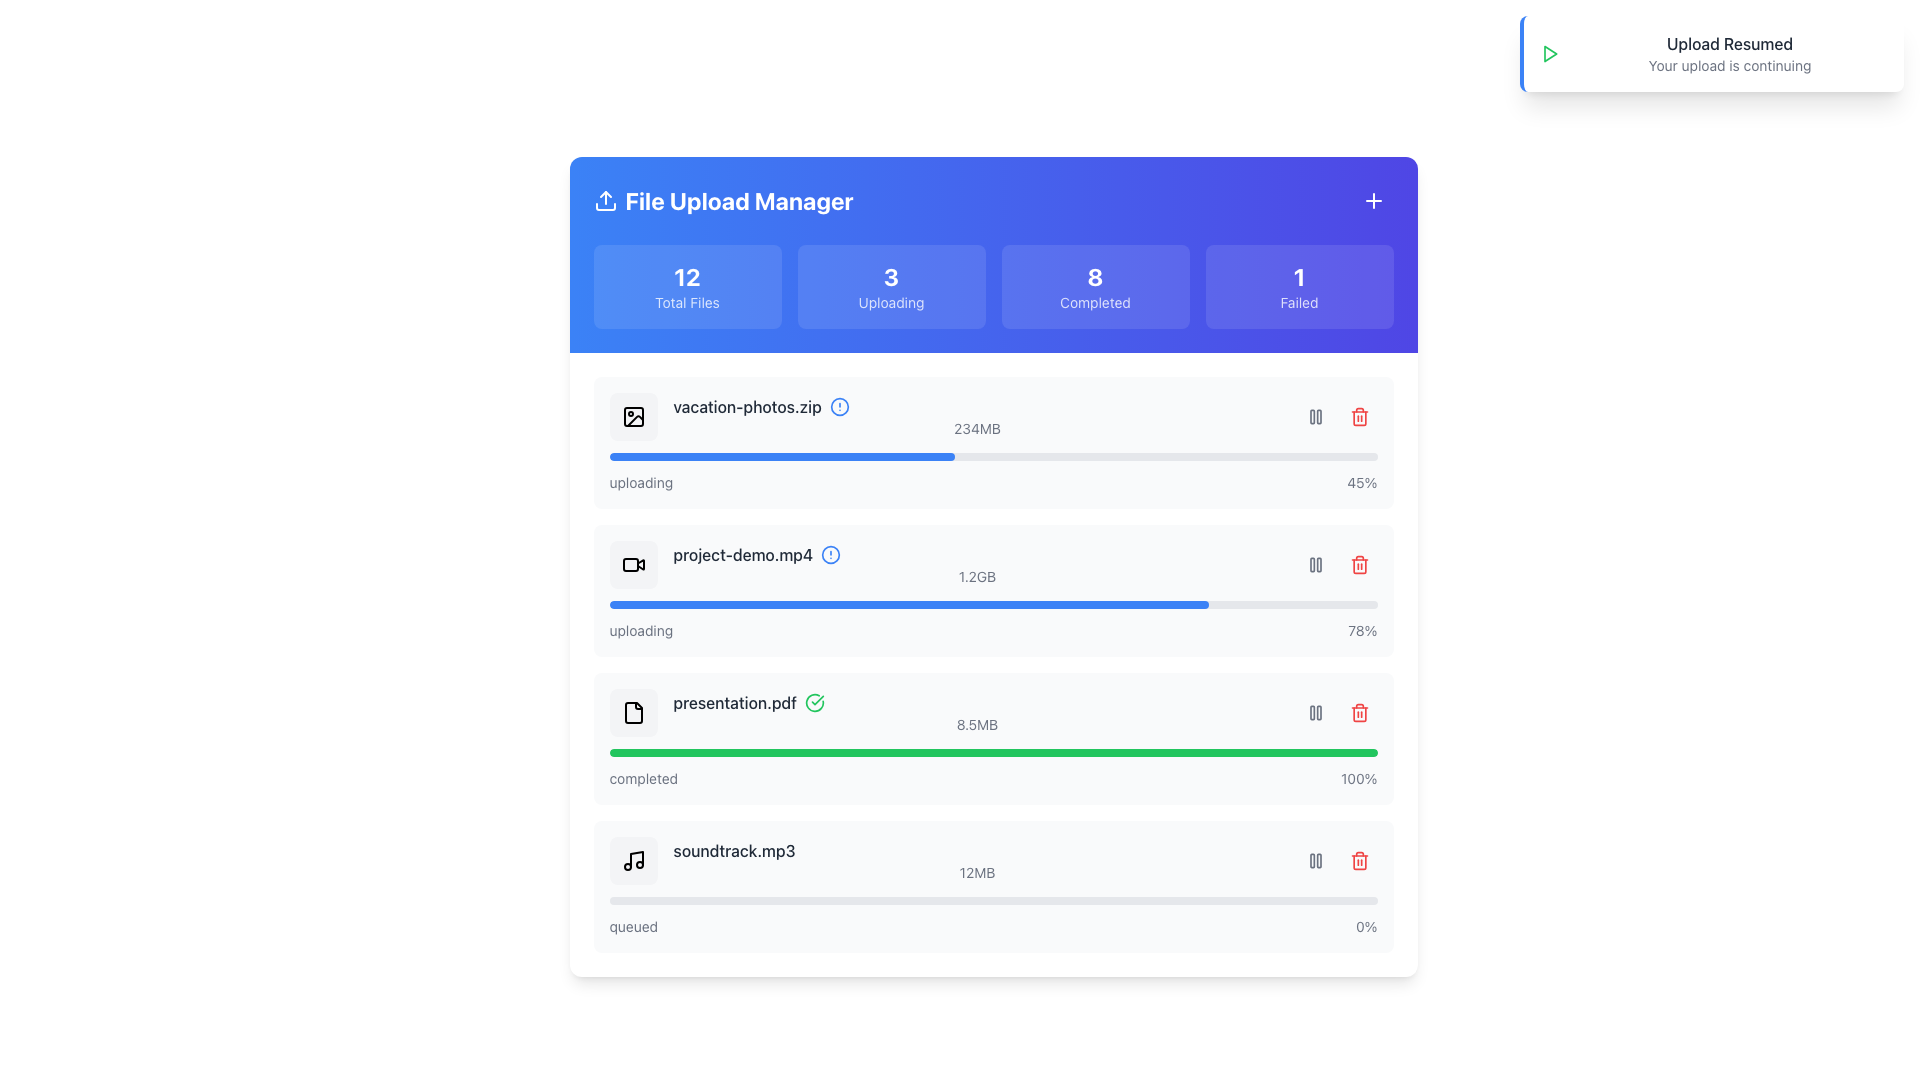 The image size is (1920, 1080). What do you see at coordinates (632, 712) in the screenshot?
I see `the file icon representing 'presentation.pdf' in the file upload manager` at bounding box center [632, 712].